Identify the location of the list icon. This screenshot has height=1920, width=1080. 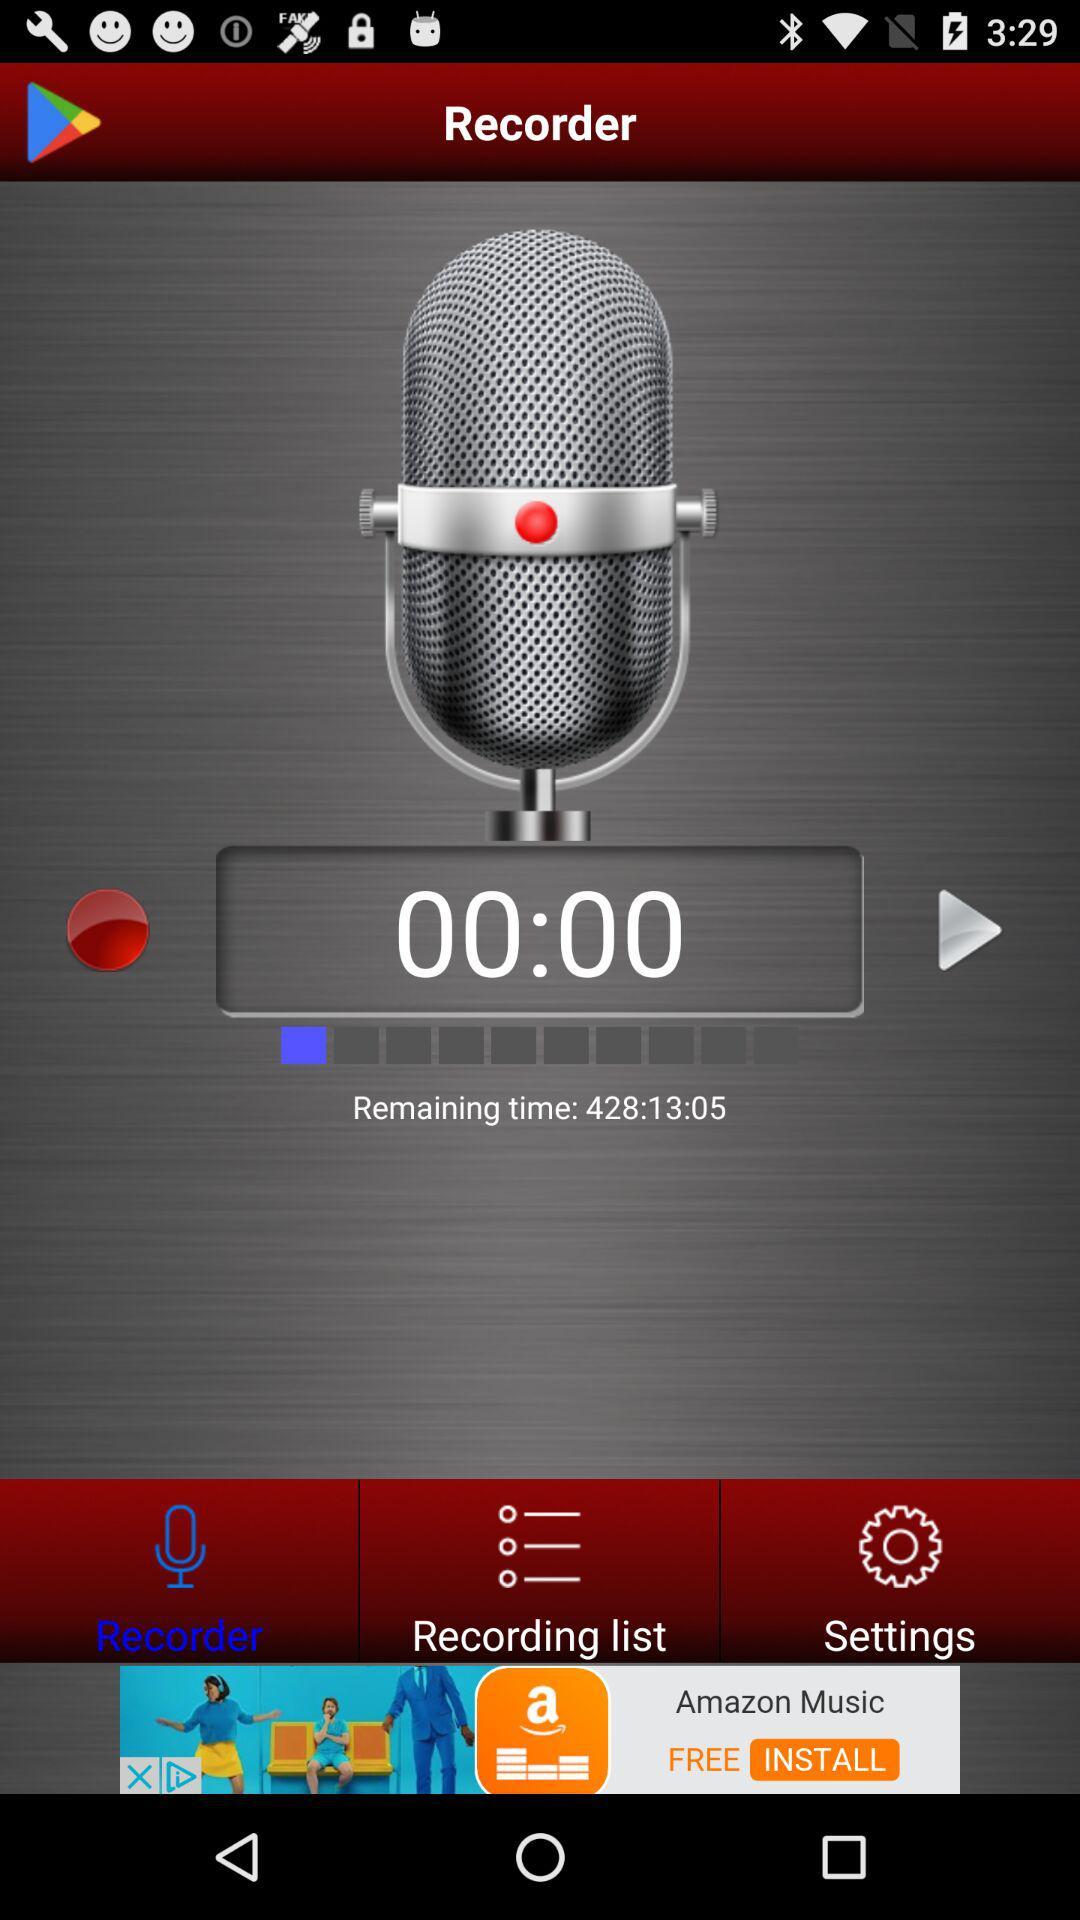
(538, 1680).